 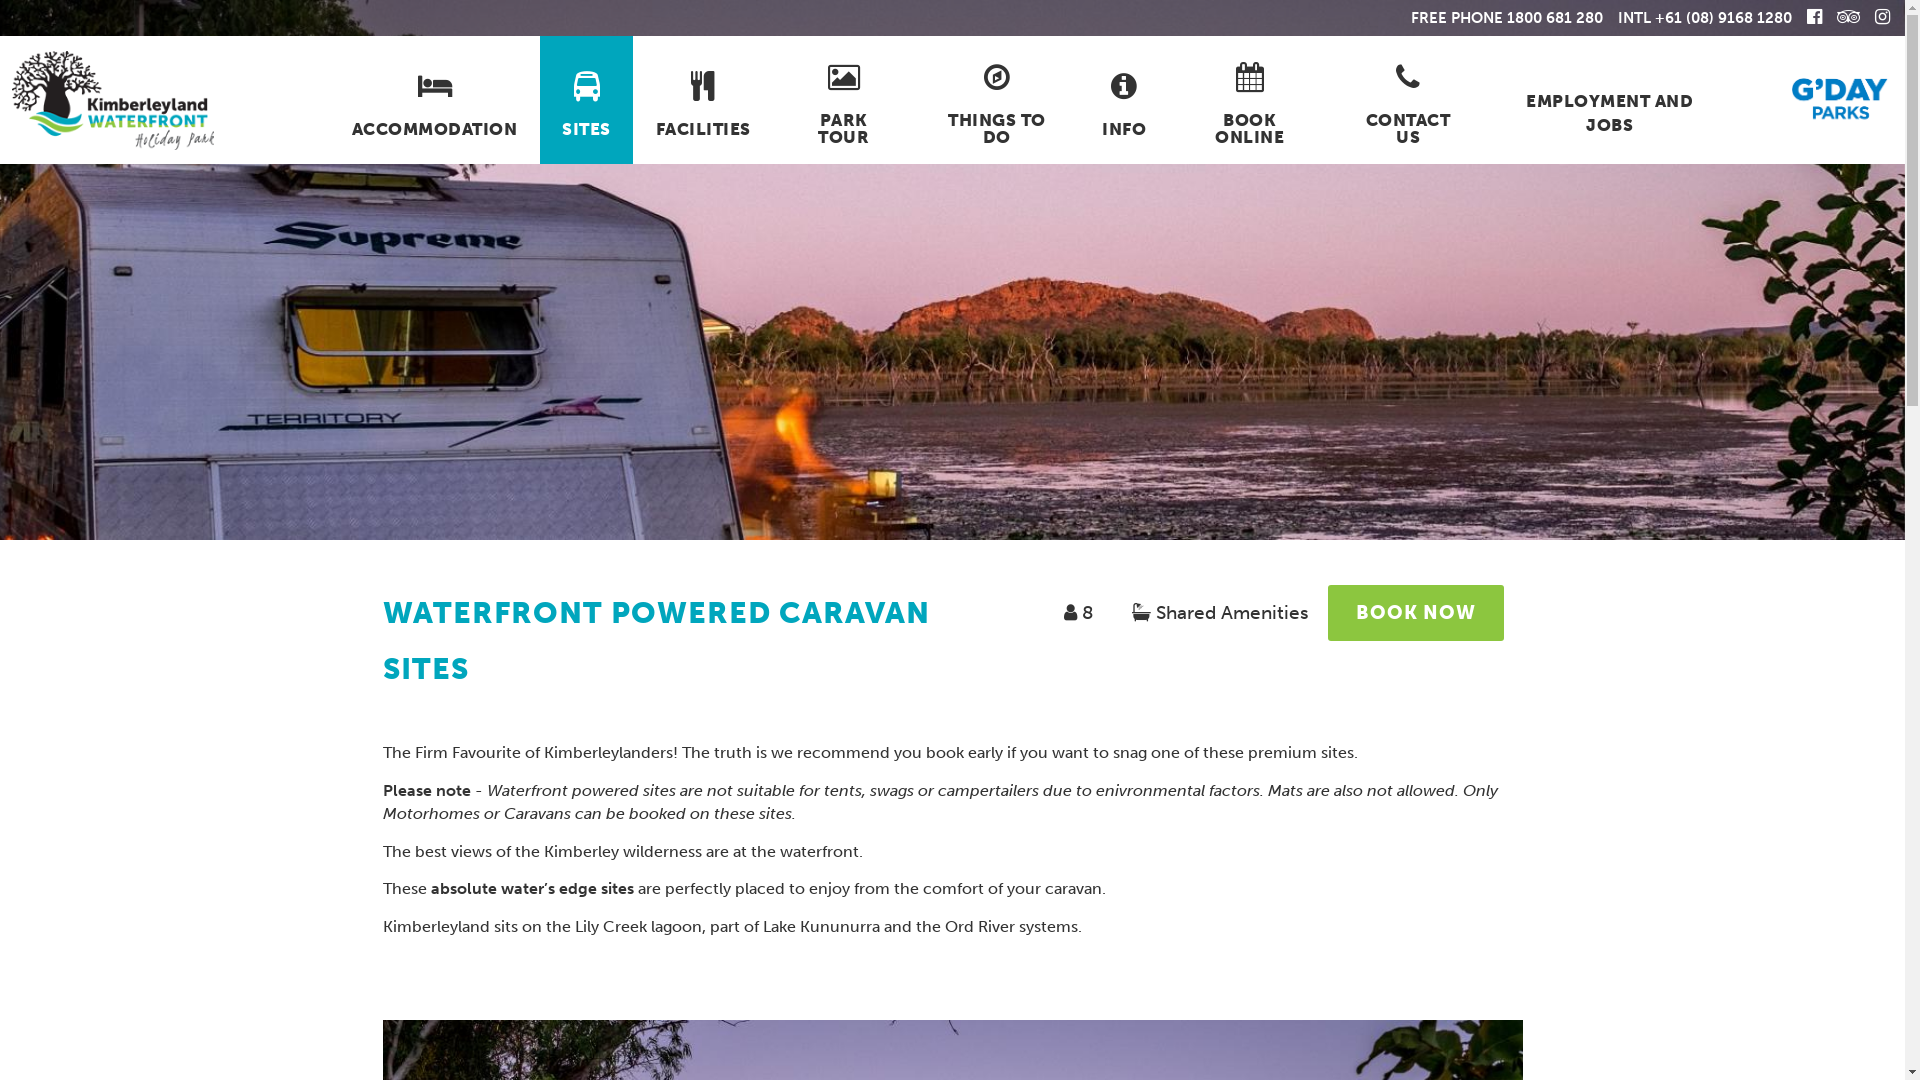 What do you see at coordinates (1328, 612) in the screenshot?
I see `'BOOK NOW'` at bounding box center [1328, 612].